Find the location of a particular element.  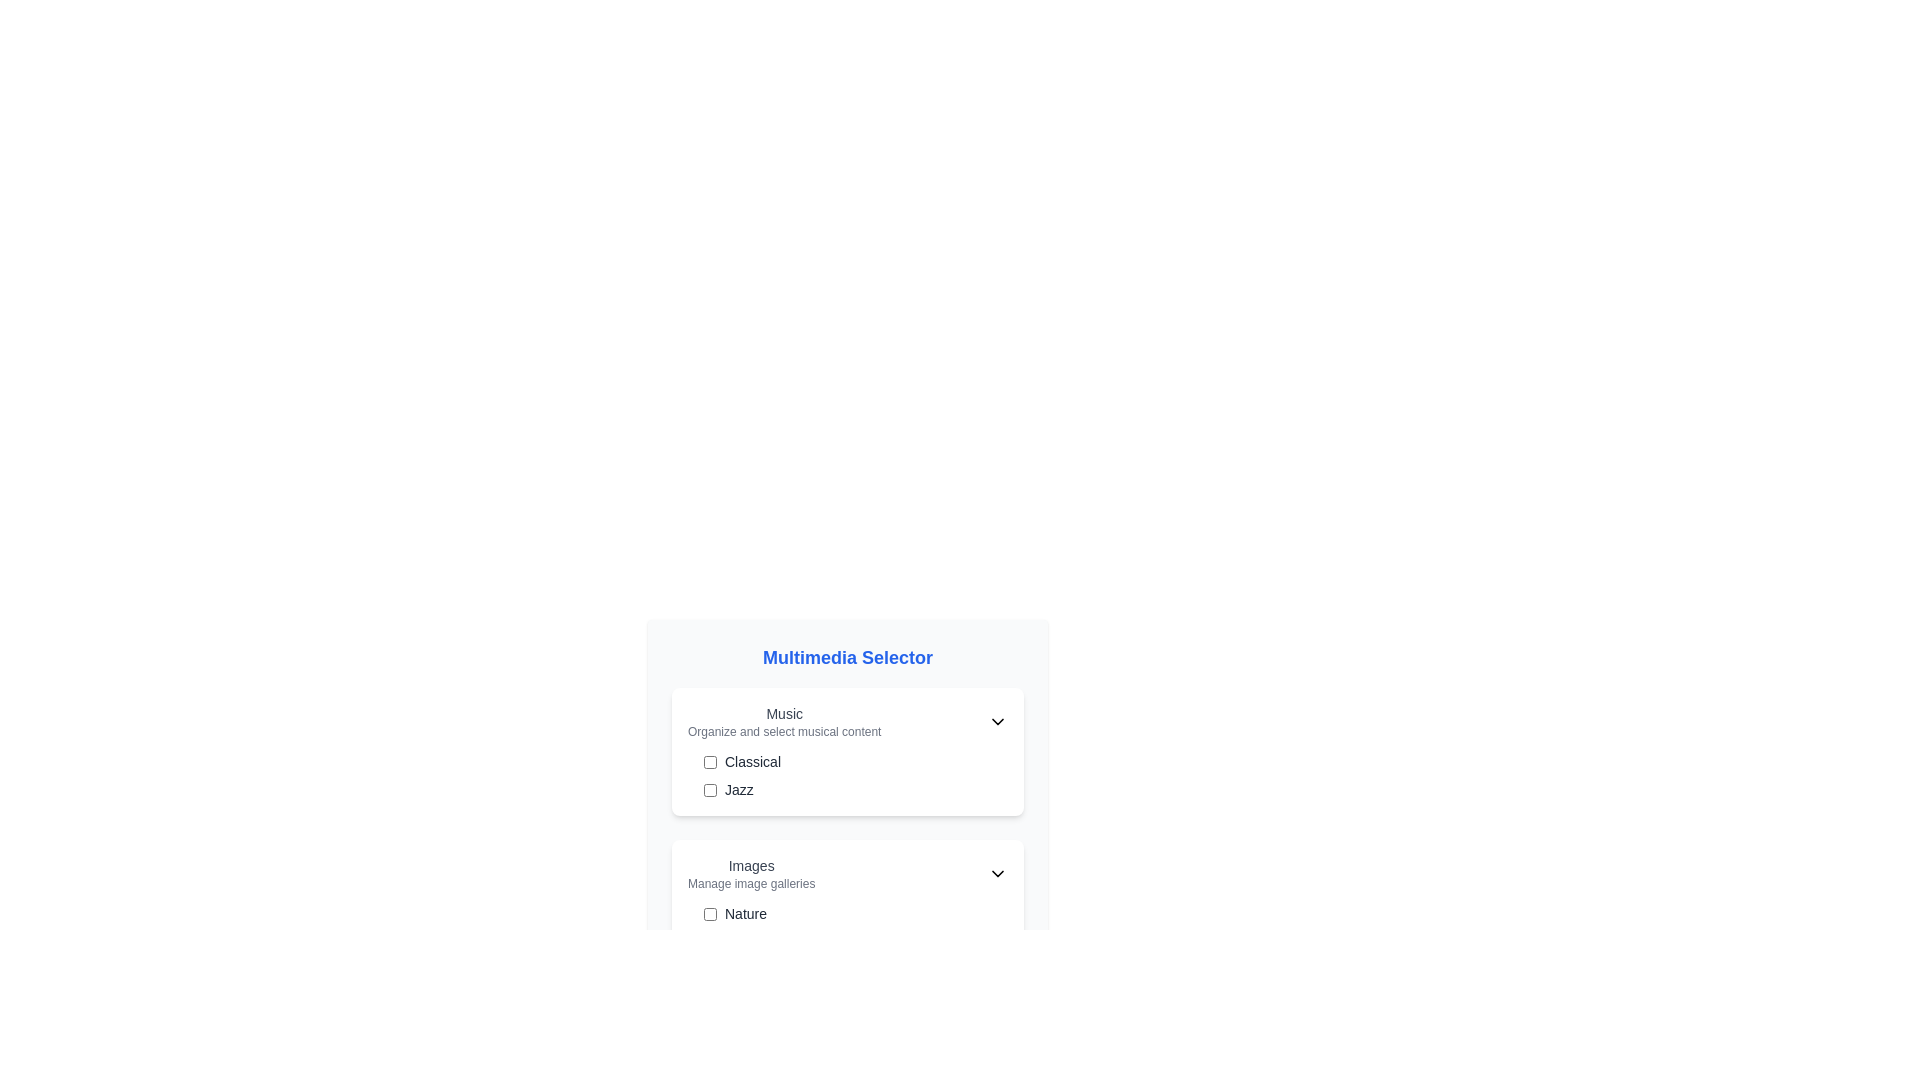

the blue-tinted rounded checkbox located to the left of the 'Nature' text in the 'Images' section of the 'Multimedia Selector' interface for potential tooltip or visual effect is located at coordinates (710, 914).